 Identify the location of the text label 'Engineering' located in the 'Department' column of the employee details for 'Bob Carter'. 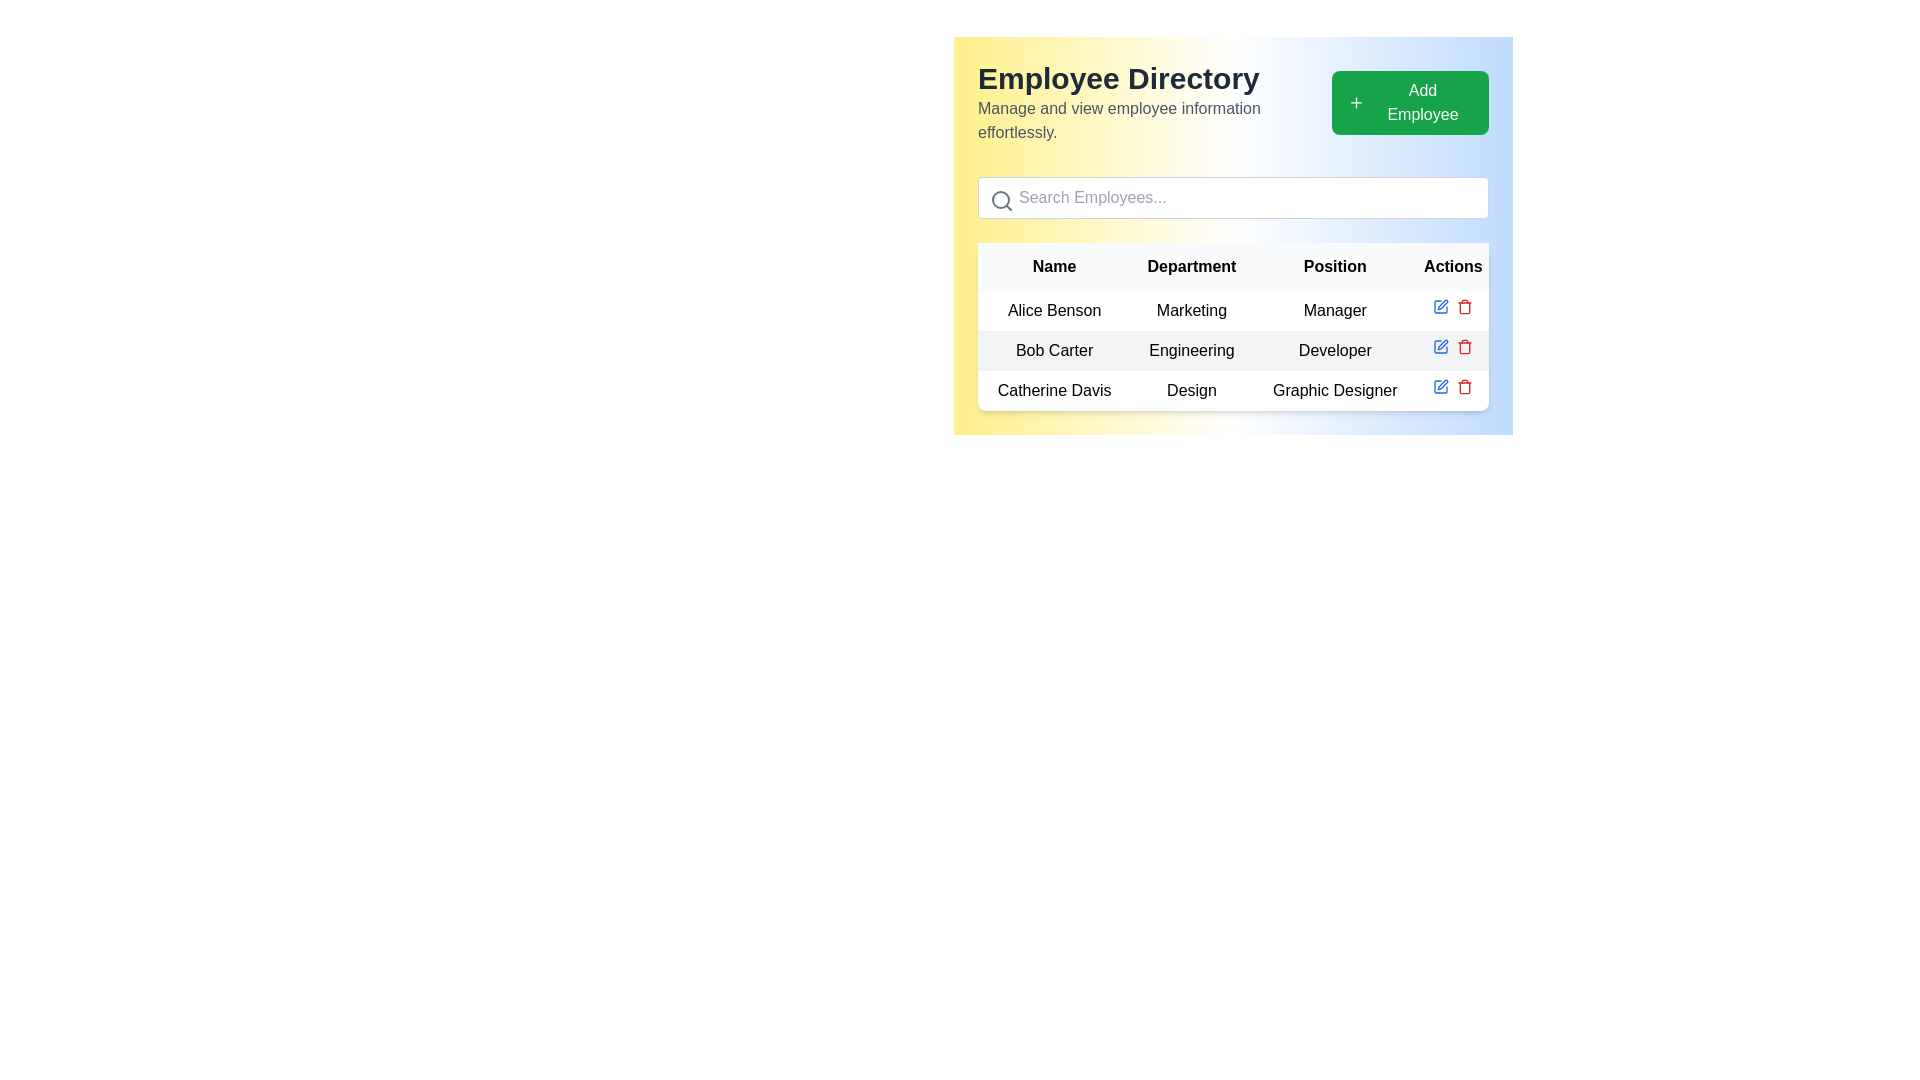
(1191, 350).